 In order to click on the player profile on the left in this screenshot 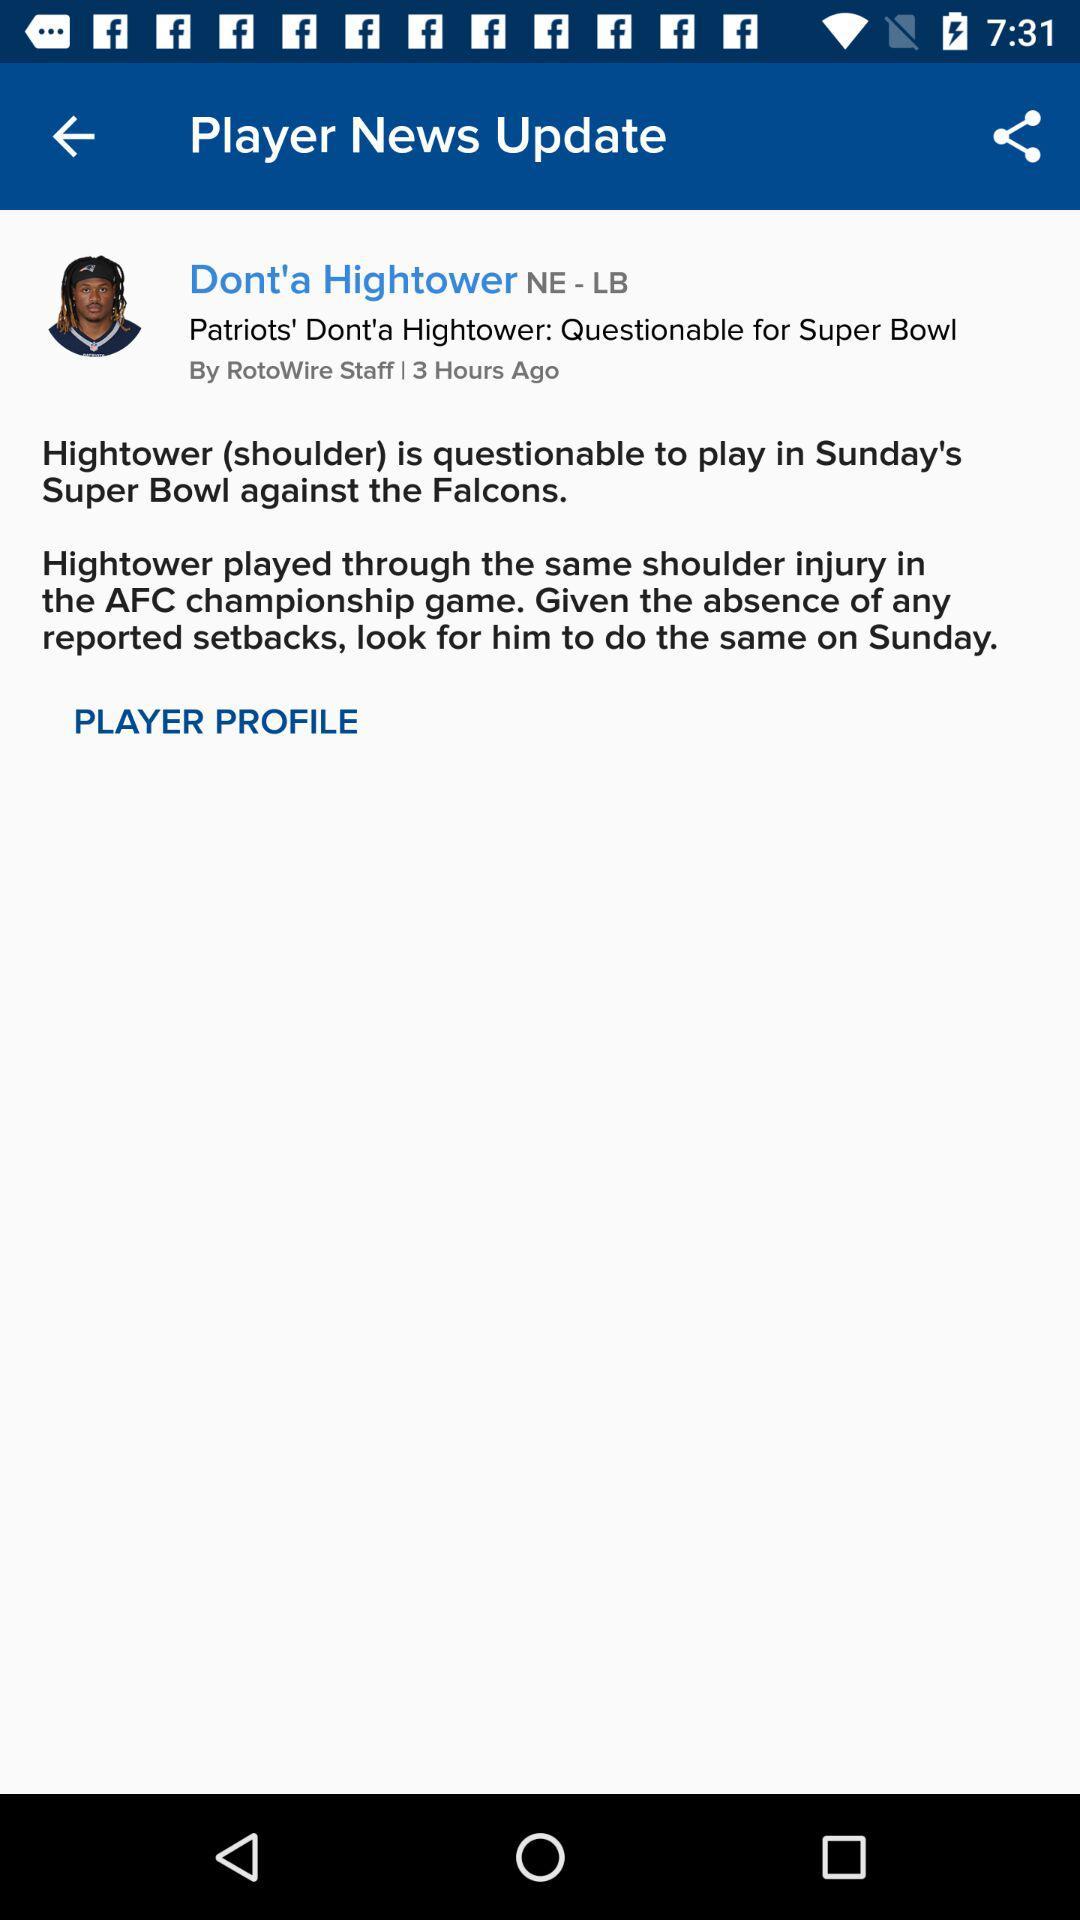, I will do `click(216, 721)`.